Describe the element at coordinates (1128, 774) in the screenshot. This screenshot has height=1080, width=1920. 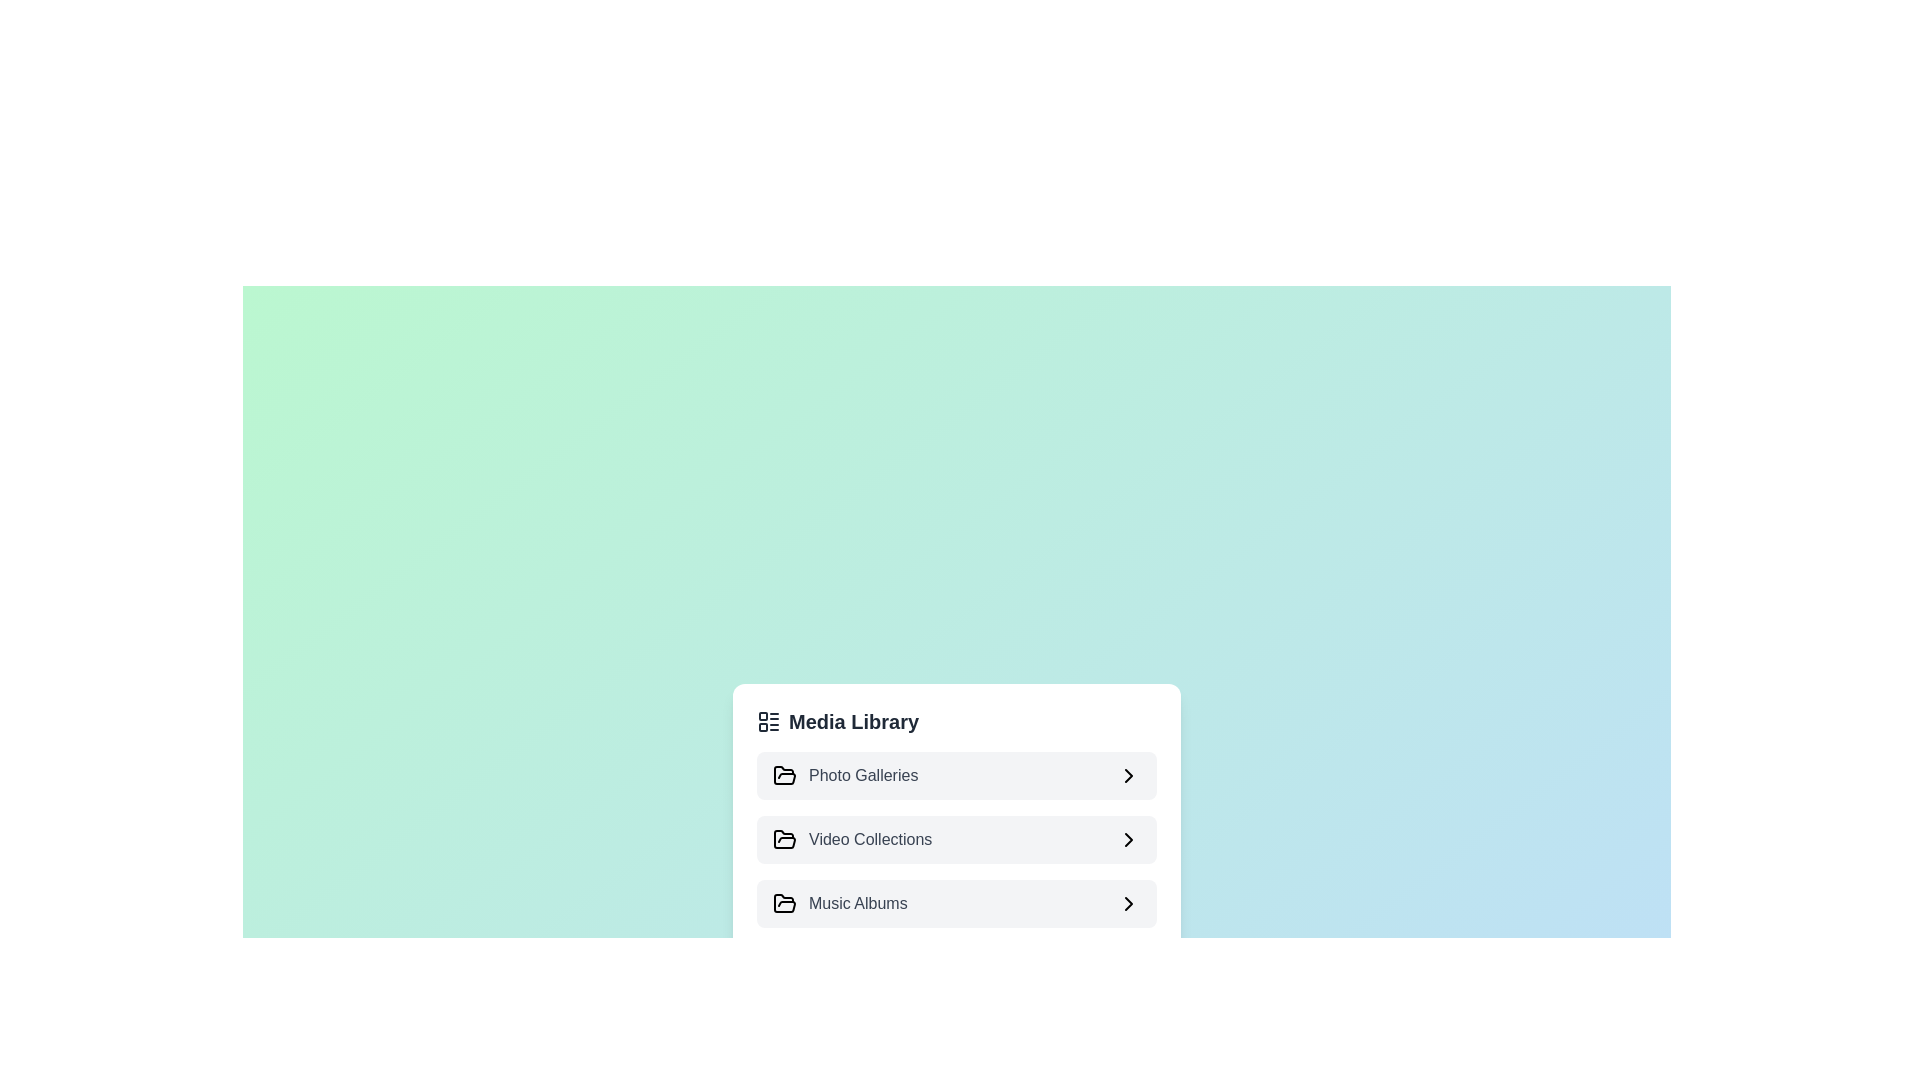
I see `icon next to the category title Photo Galleries` at that location.